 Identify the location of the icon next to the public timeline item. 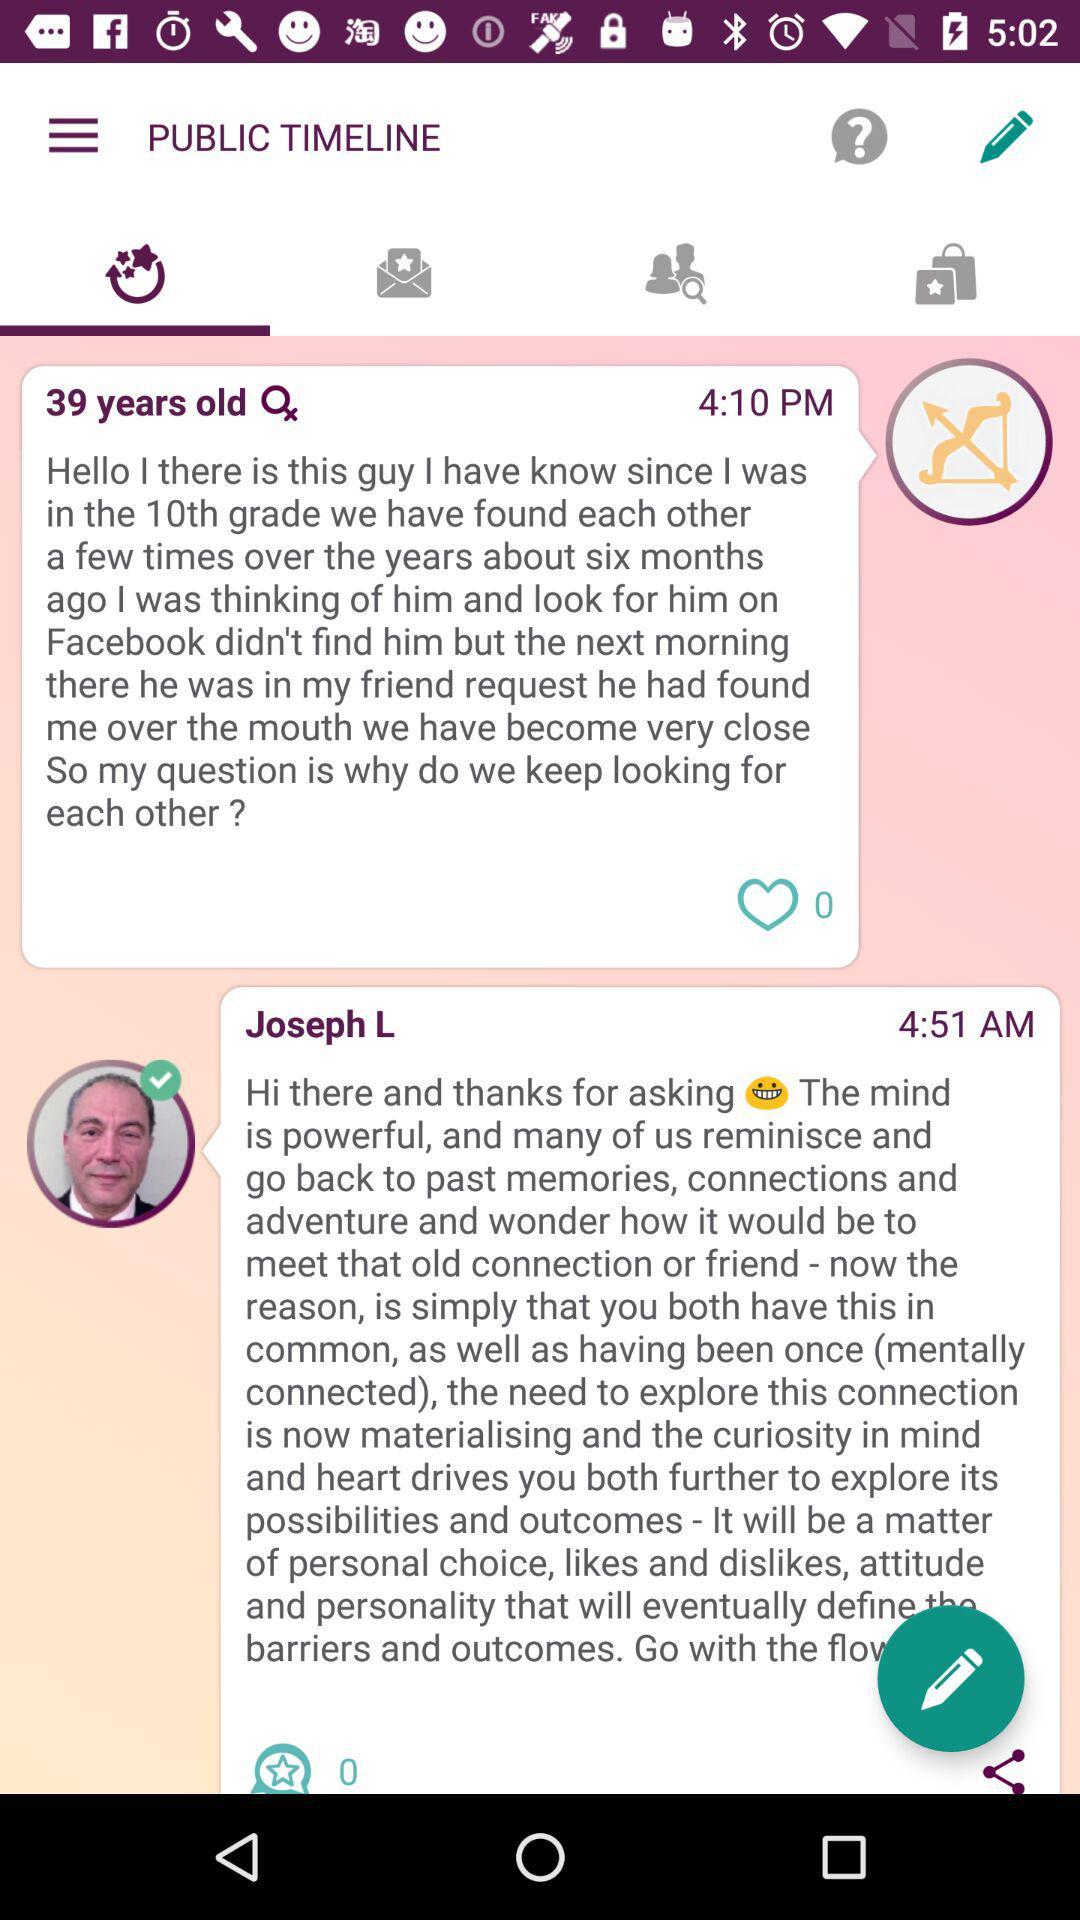
(72, 135).